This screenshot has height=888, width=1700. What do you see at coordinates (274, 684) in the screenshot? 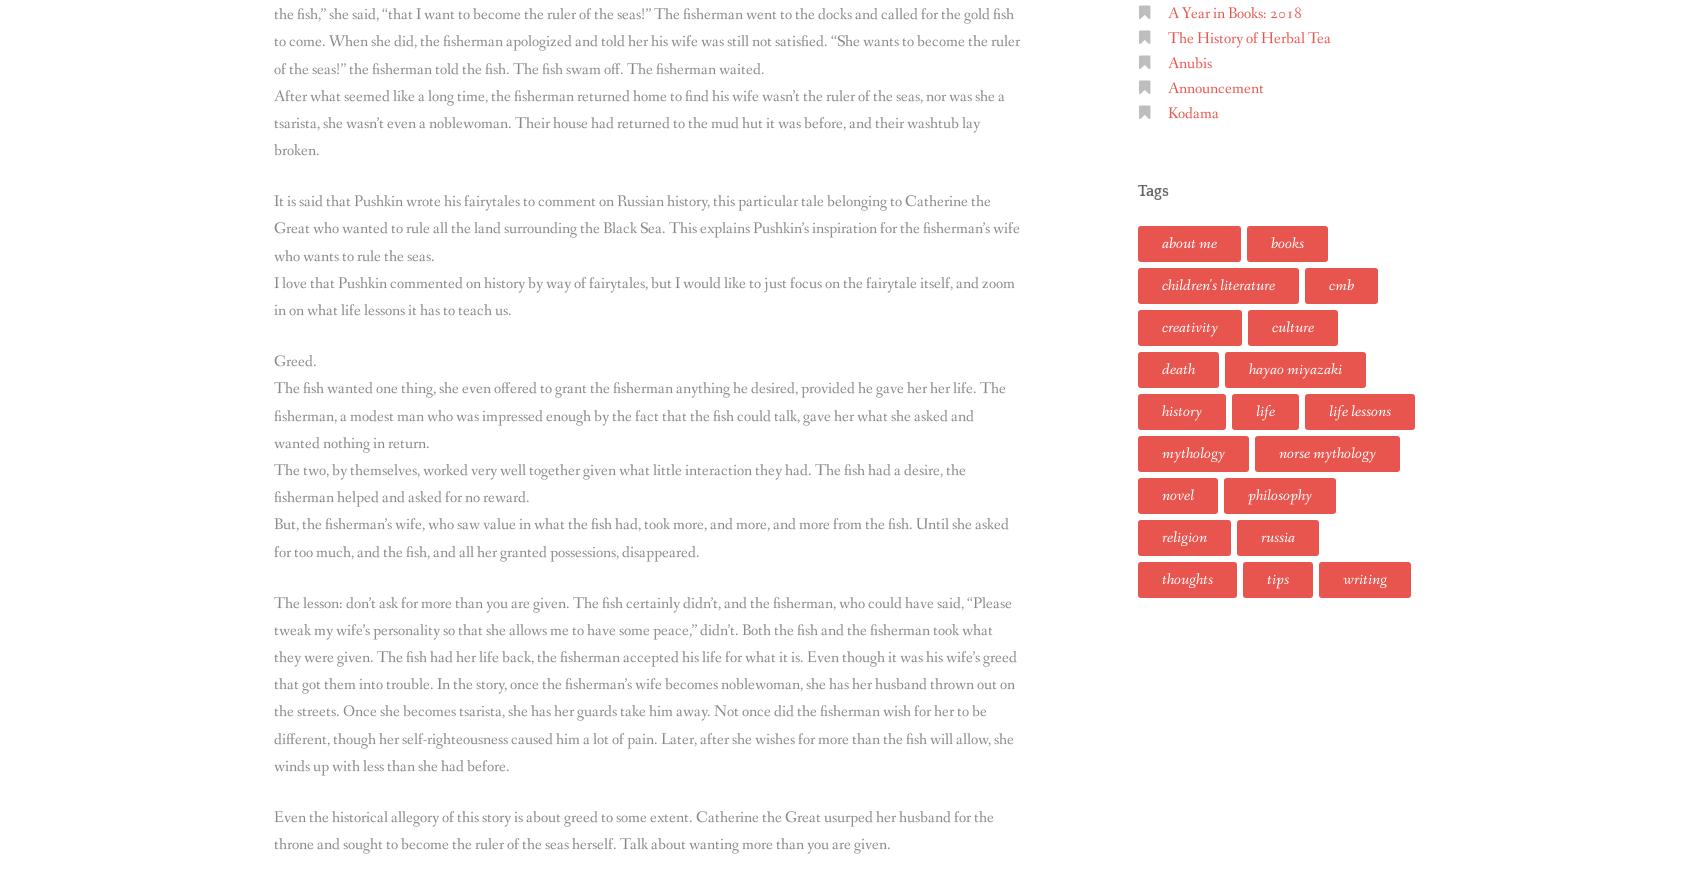
I see `'The lesson: don’t ask for more than you are given. The fish certainly didn’t, and the fisherman, who could have said, “Please tweak my wife’s personality so that she allows me to have some peace,” didn’t. Both the fish and the fisherman took what they were given. The fish had her life back, the fisherman accepted his life for what it is. Even though it was his wife’s greed that got them into trouble. In the story, once the fisherman’s wife becomes noblewoman, she has her husband thrown out on the streets. Once she becomes tsarista, she has her guards take him away. Not once did the fisherman wish for her to be different, though her self-righteousness caused him a lot of pain. Later, after she wishes for more than the fish will allow, she winds up with less than she had before.'` at bounding box center [274, 684].